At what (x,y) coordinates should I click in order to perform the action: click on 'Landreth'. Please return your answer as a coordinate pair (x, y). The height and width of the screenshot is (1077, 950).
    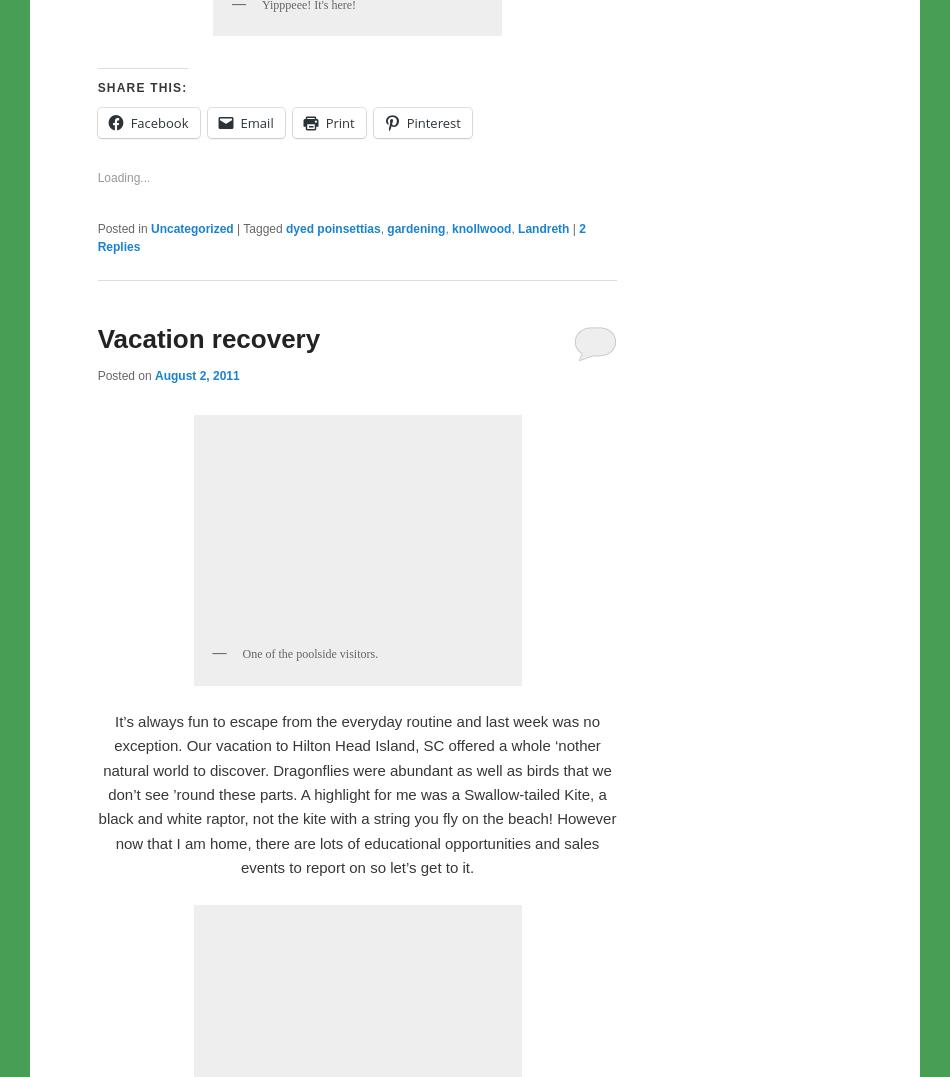
    Looking at the image, I should click on (543, 646).